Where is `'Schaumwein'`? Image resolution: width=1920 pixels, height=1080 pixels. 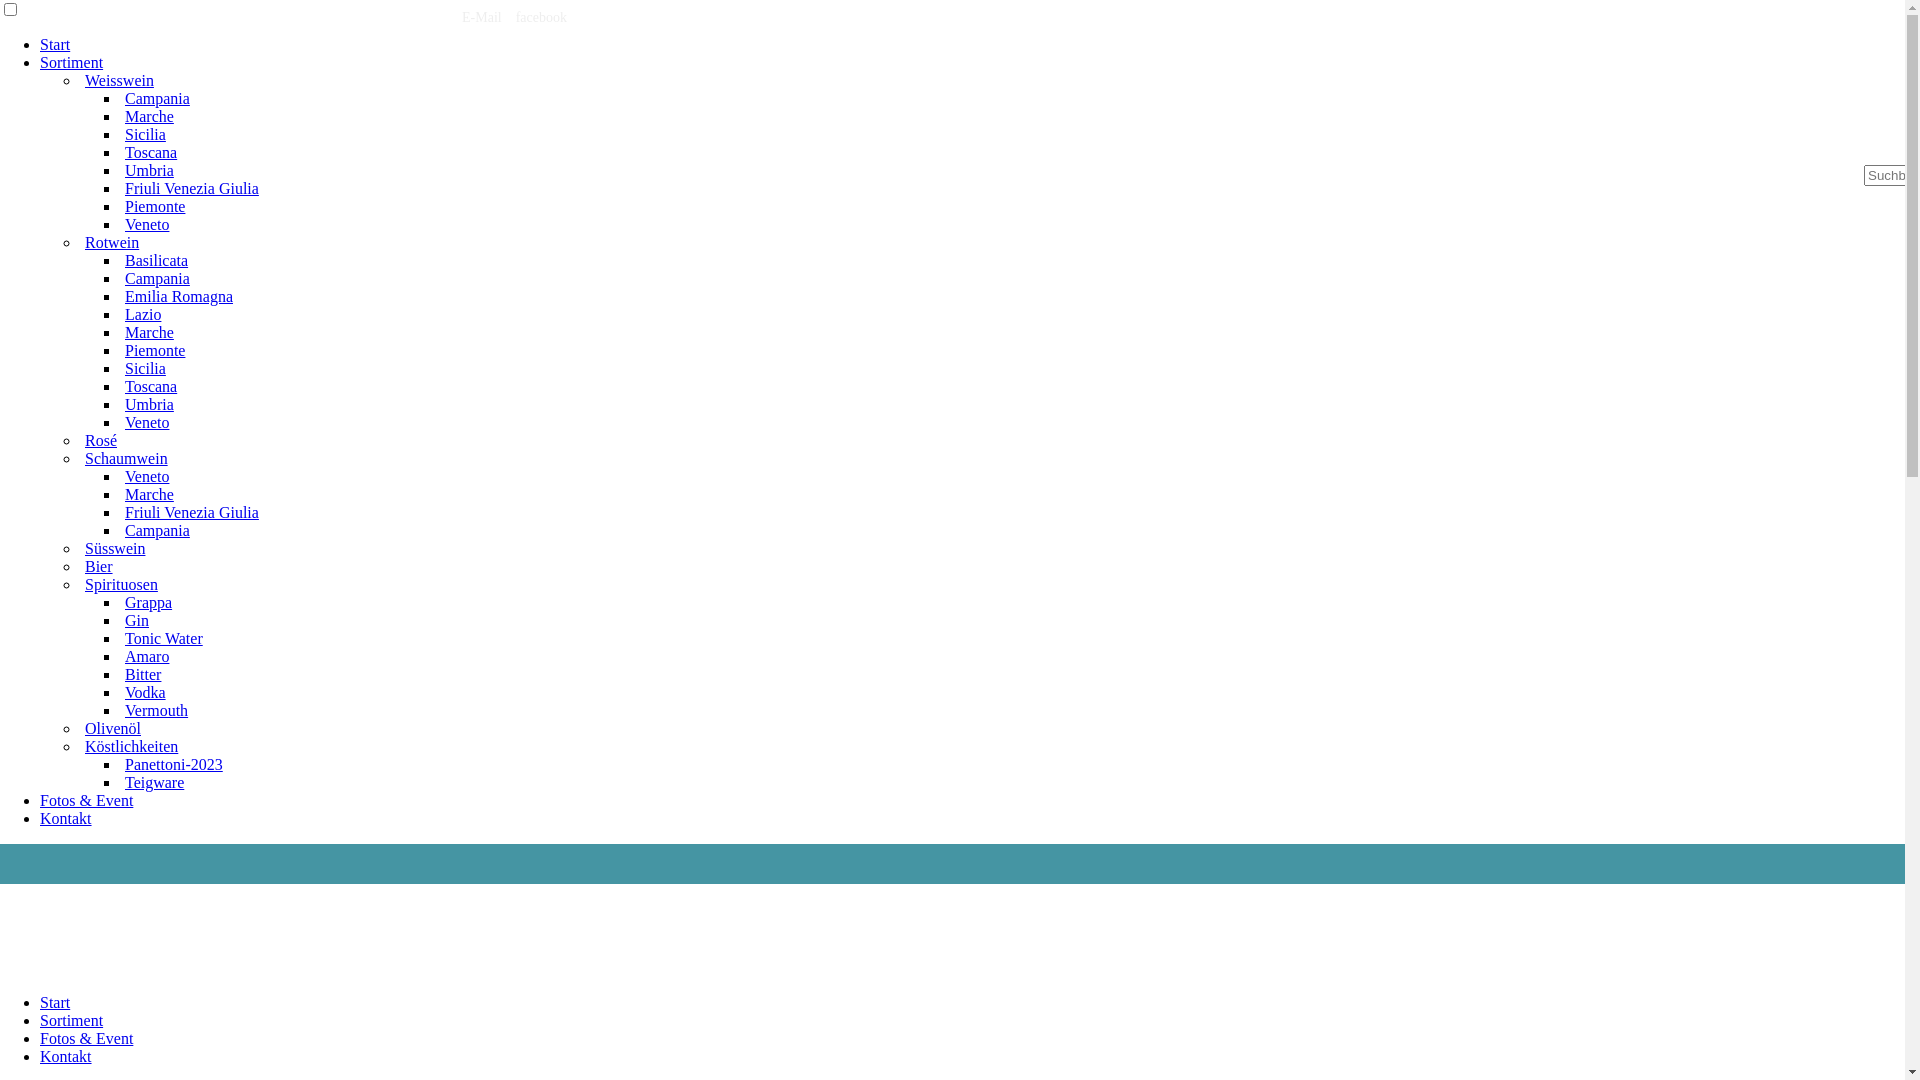 'Schaumwein' is located at coordinates (125, 458).